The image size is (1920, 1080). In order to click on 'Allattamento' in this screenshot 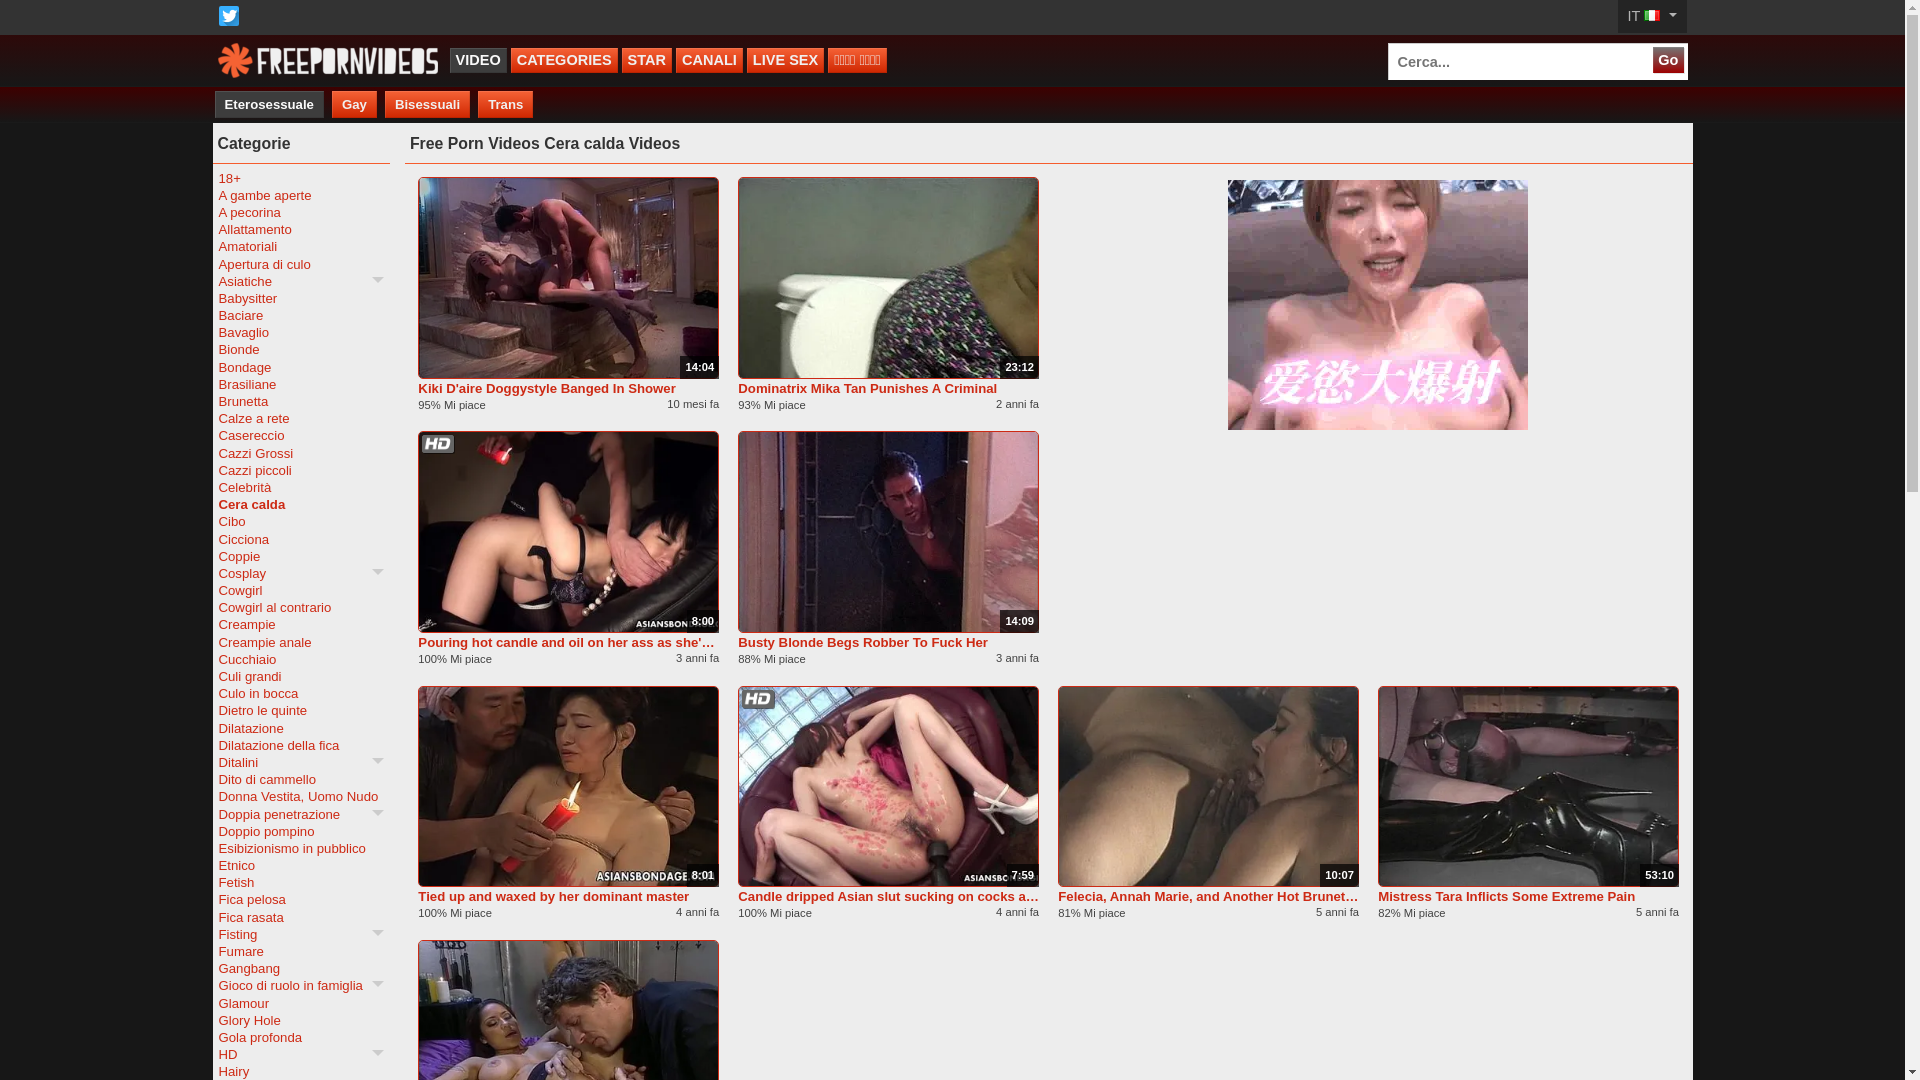, I will do `click(300, 228)`.